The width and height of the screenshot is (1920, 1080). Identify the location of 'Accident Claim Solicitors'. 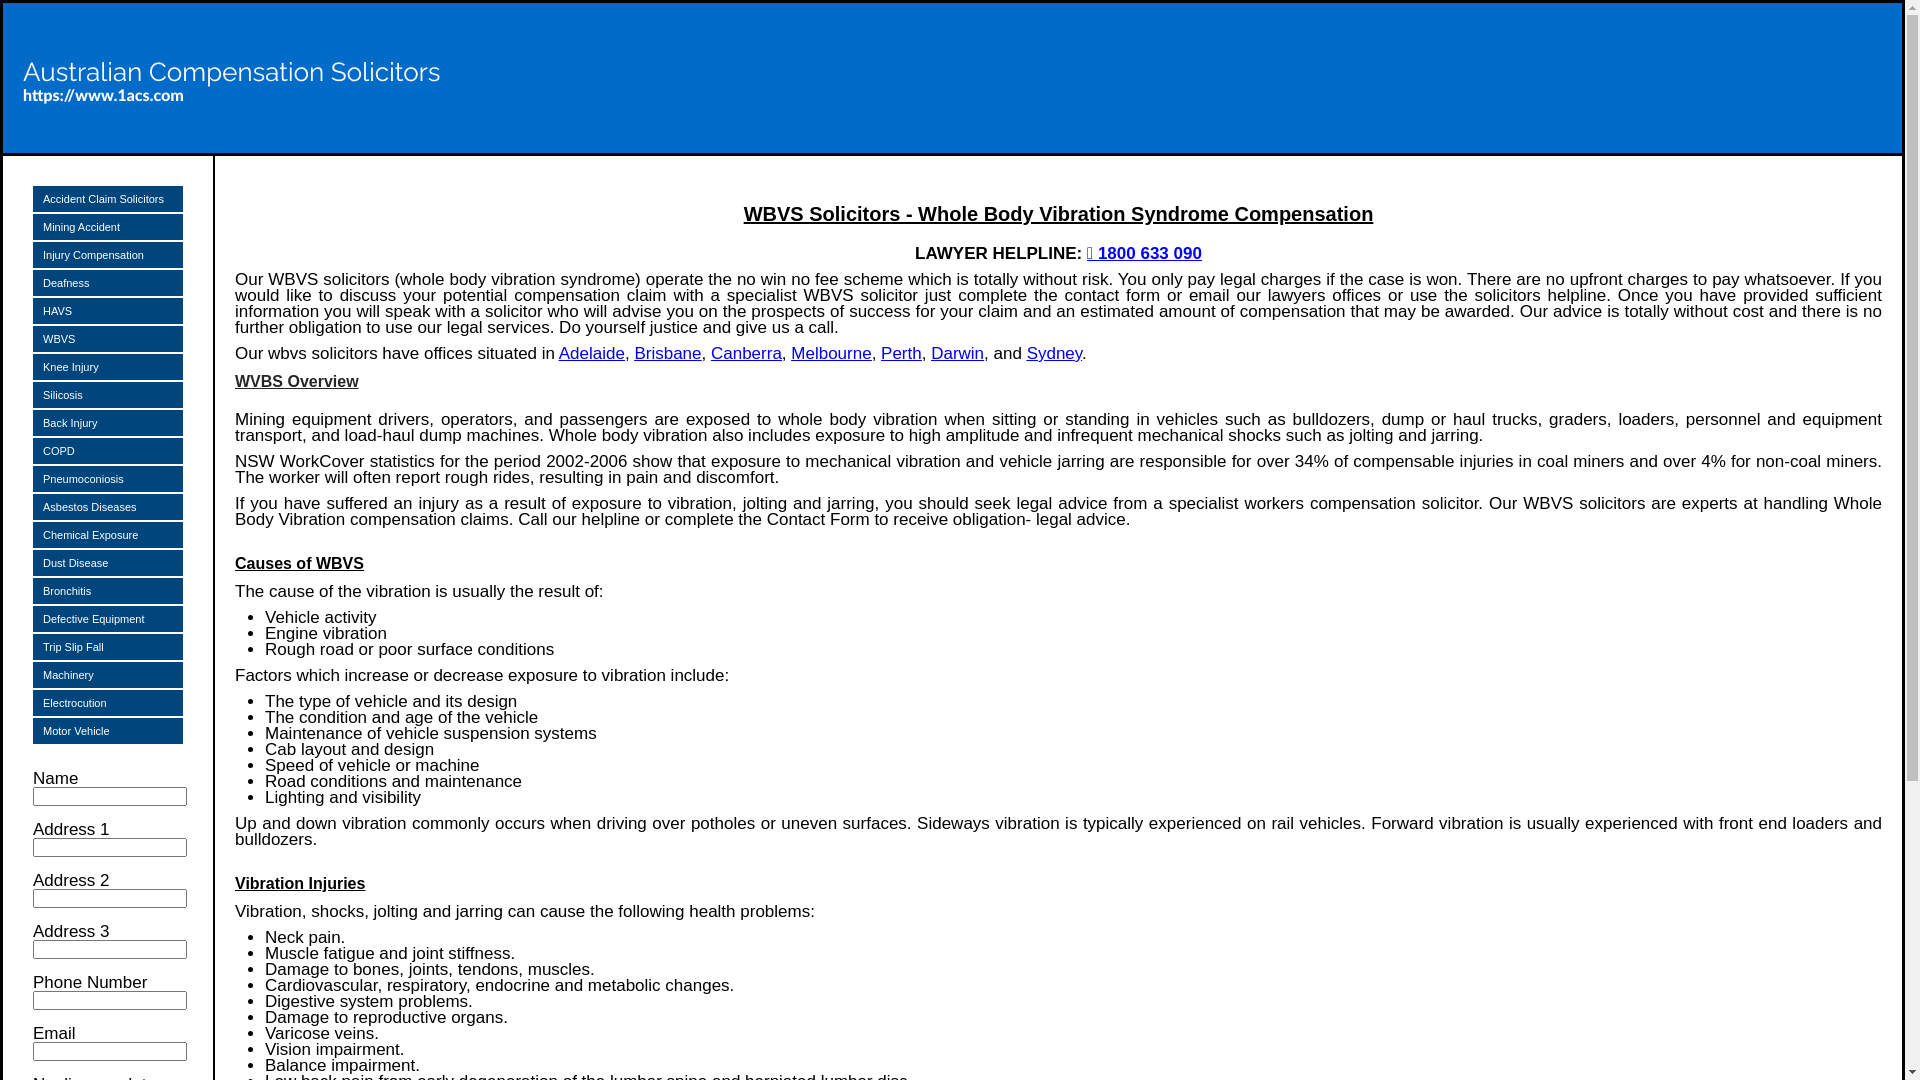
(106, 199).